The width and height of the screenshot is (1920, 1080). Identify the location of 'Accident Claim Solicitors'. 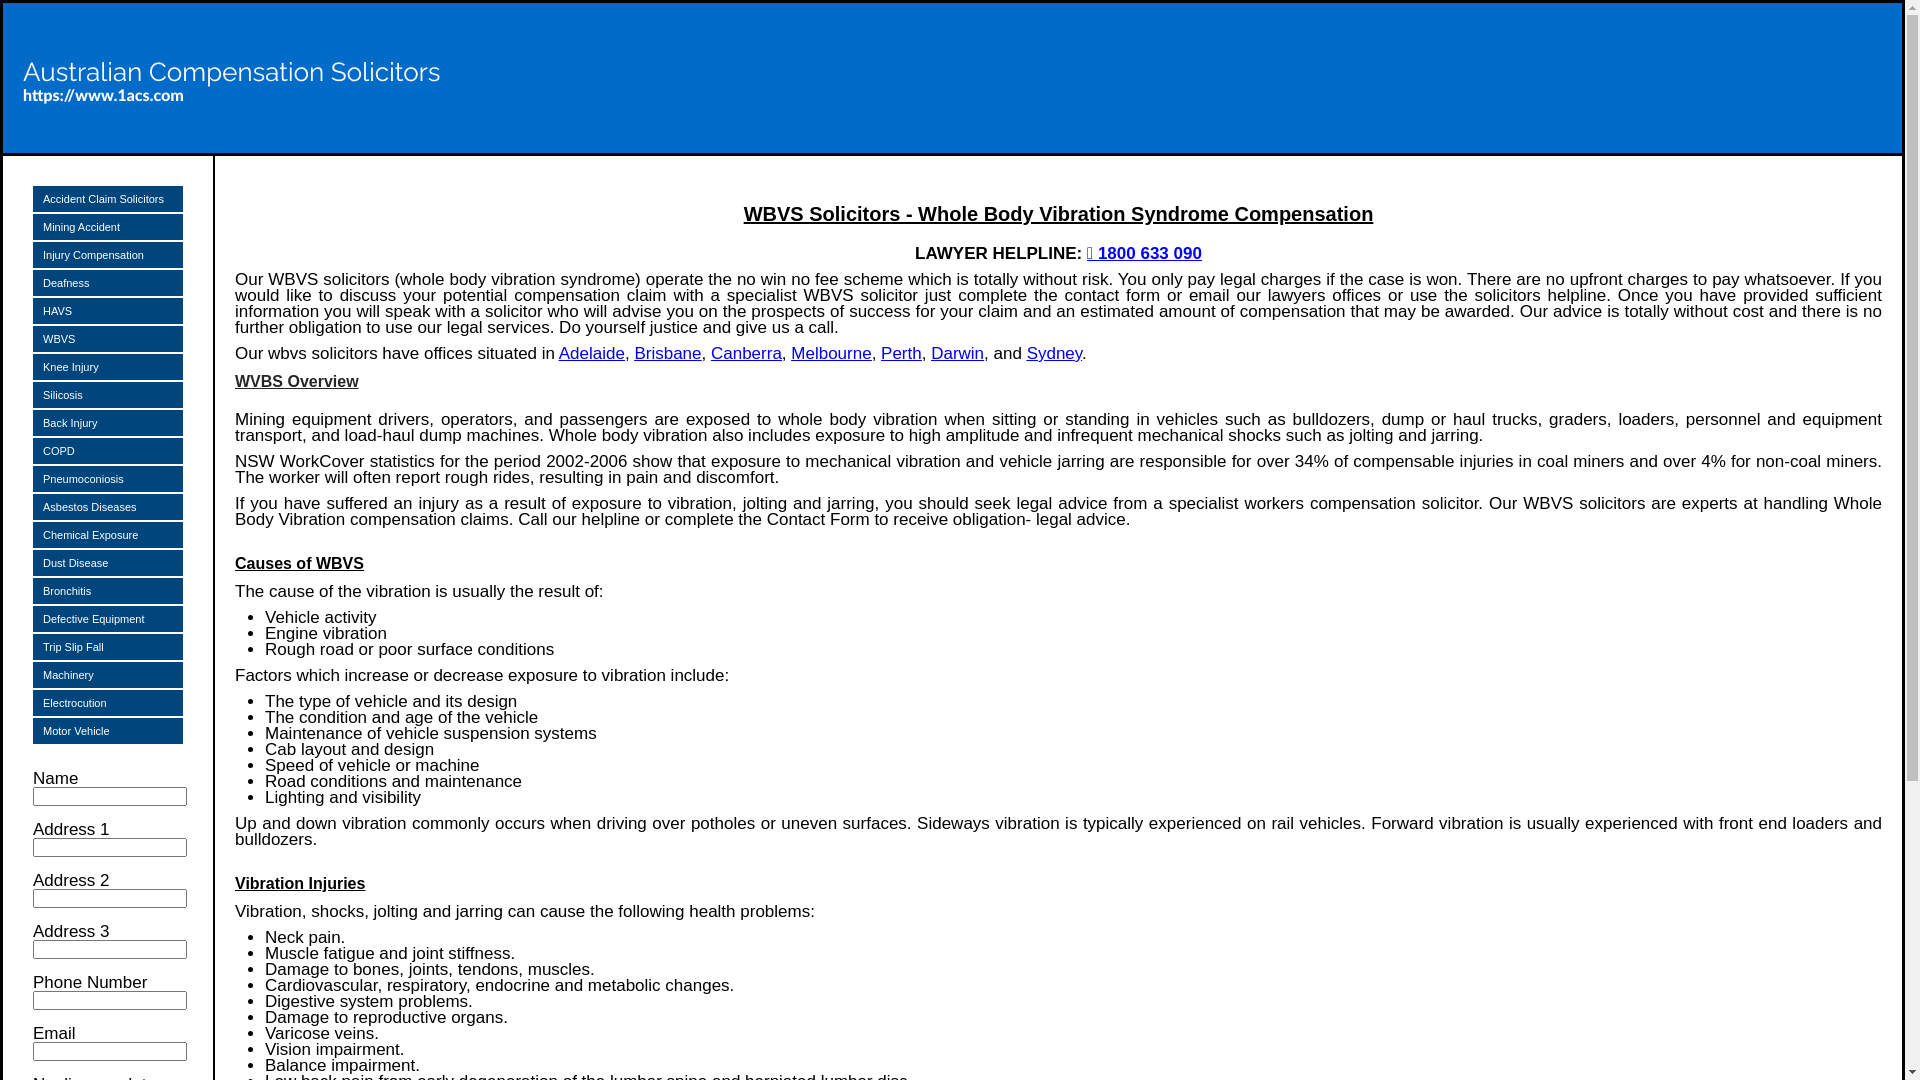
(106, 199).